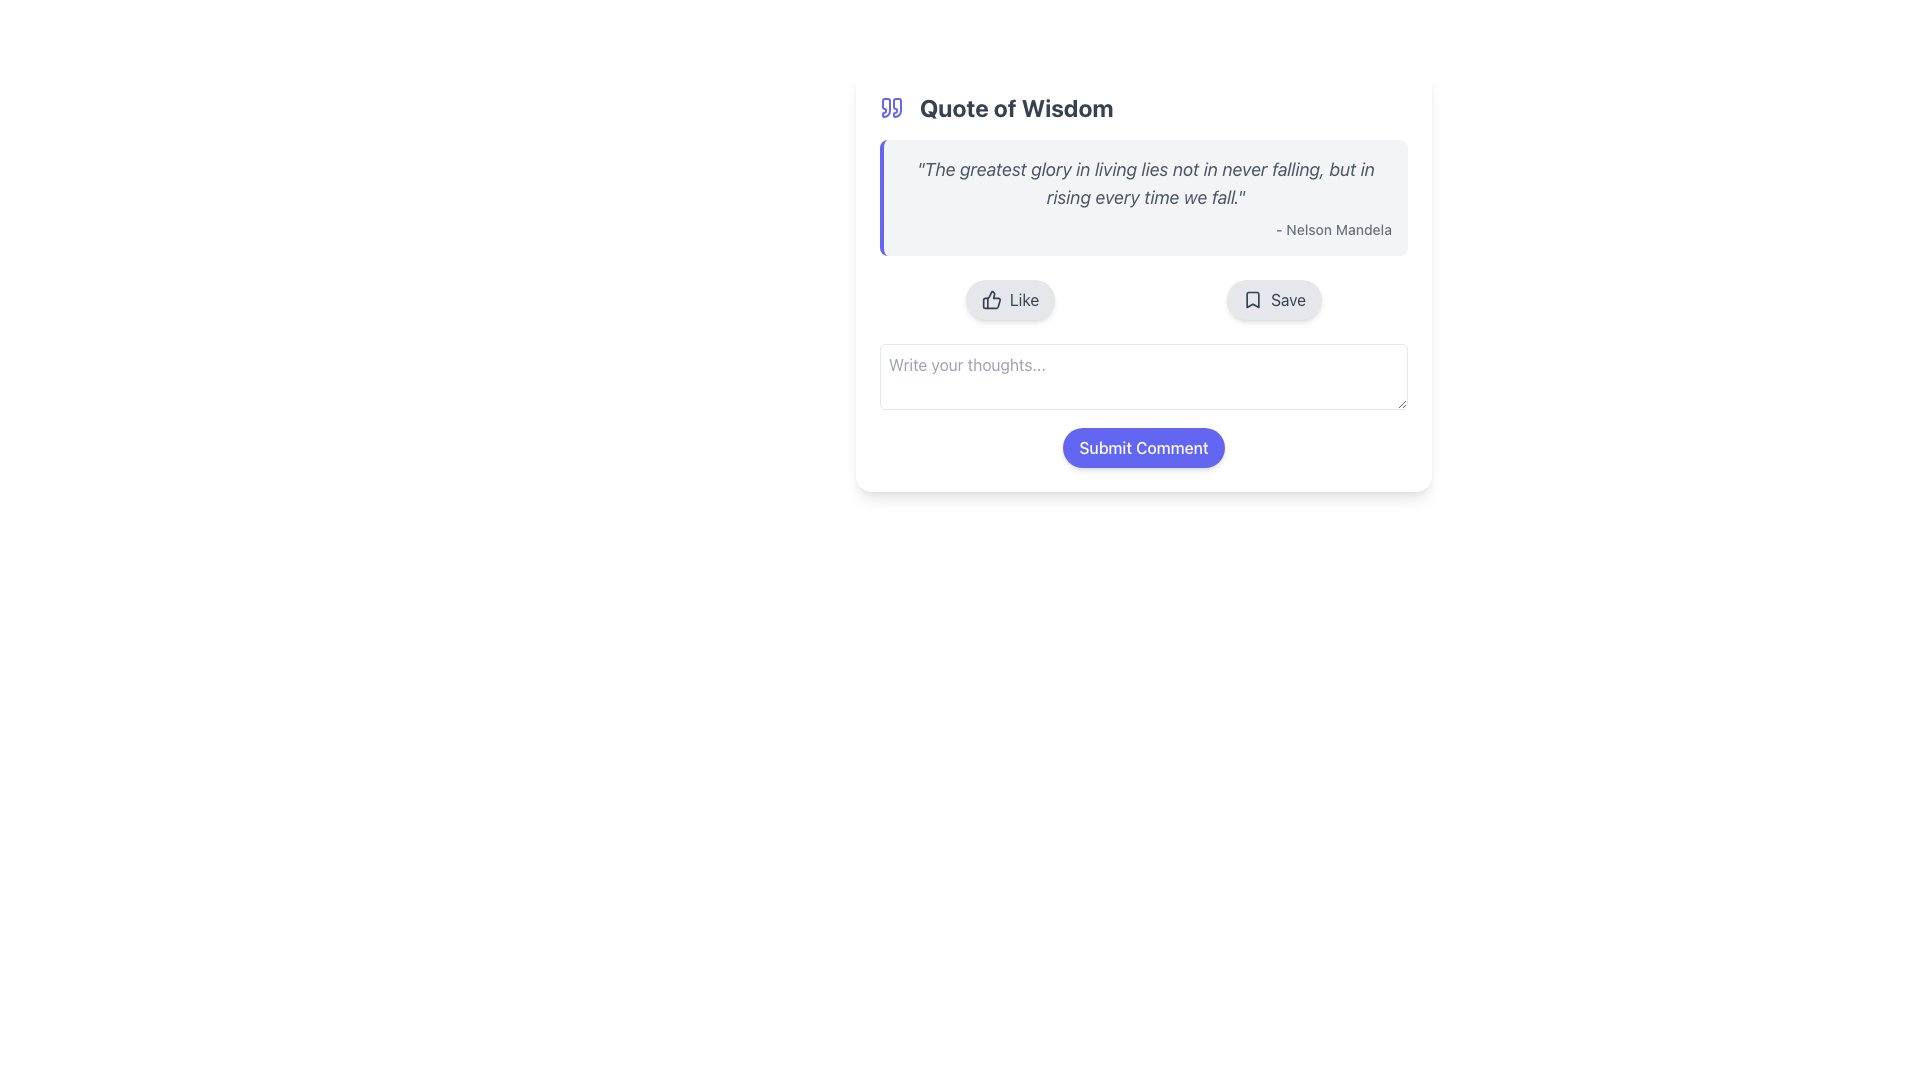  I want to click on the Text Label that serves as a title or headline for the panel, located in the upper part of the card-like component, following an icon on its left side and positioned above a block containing quotation text, so click(1016, 108).